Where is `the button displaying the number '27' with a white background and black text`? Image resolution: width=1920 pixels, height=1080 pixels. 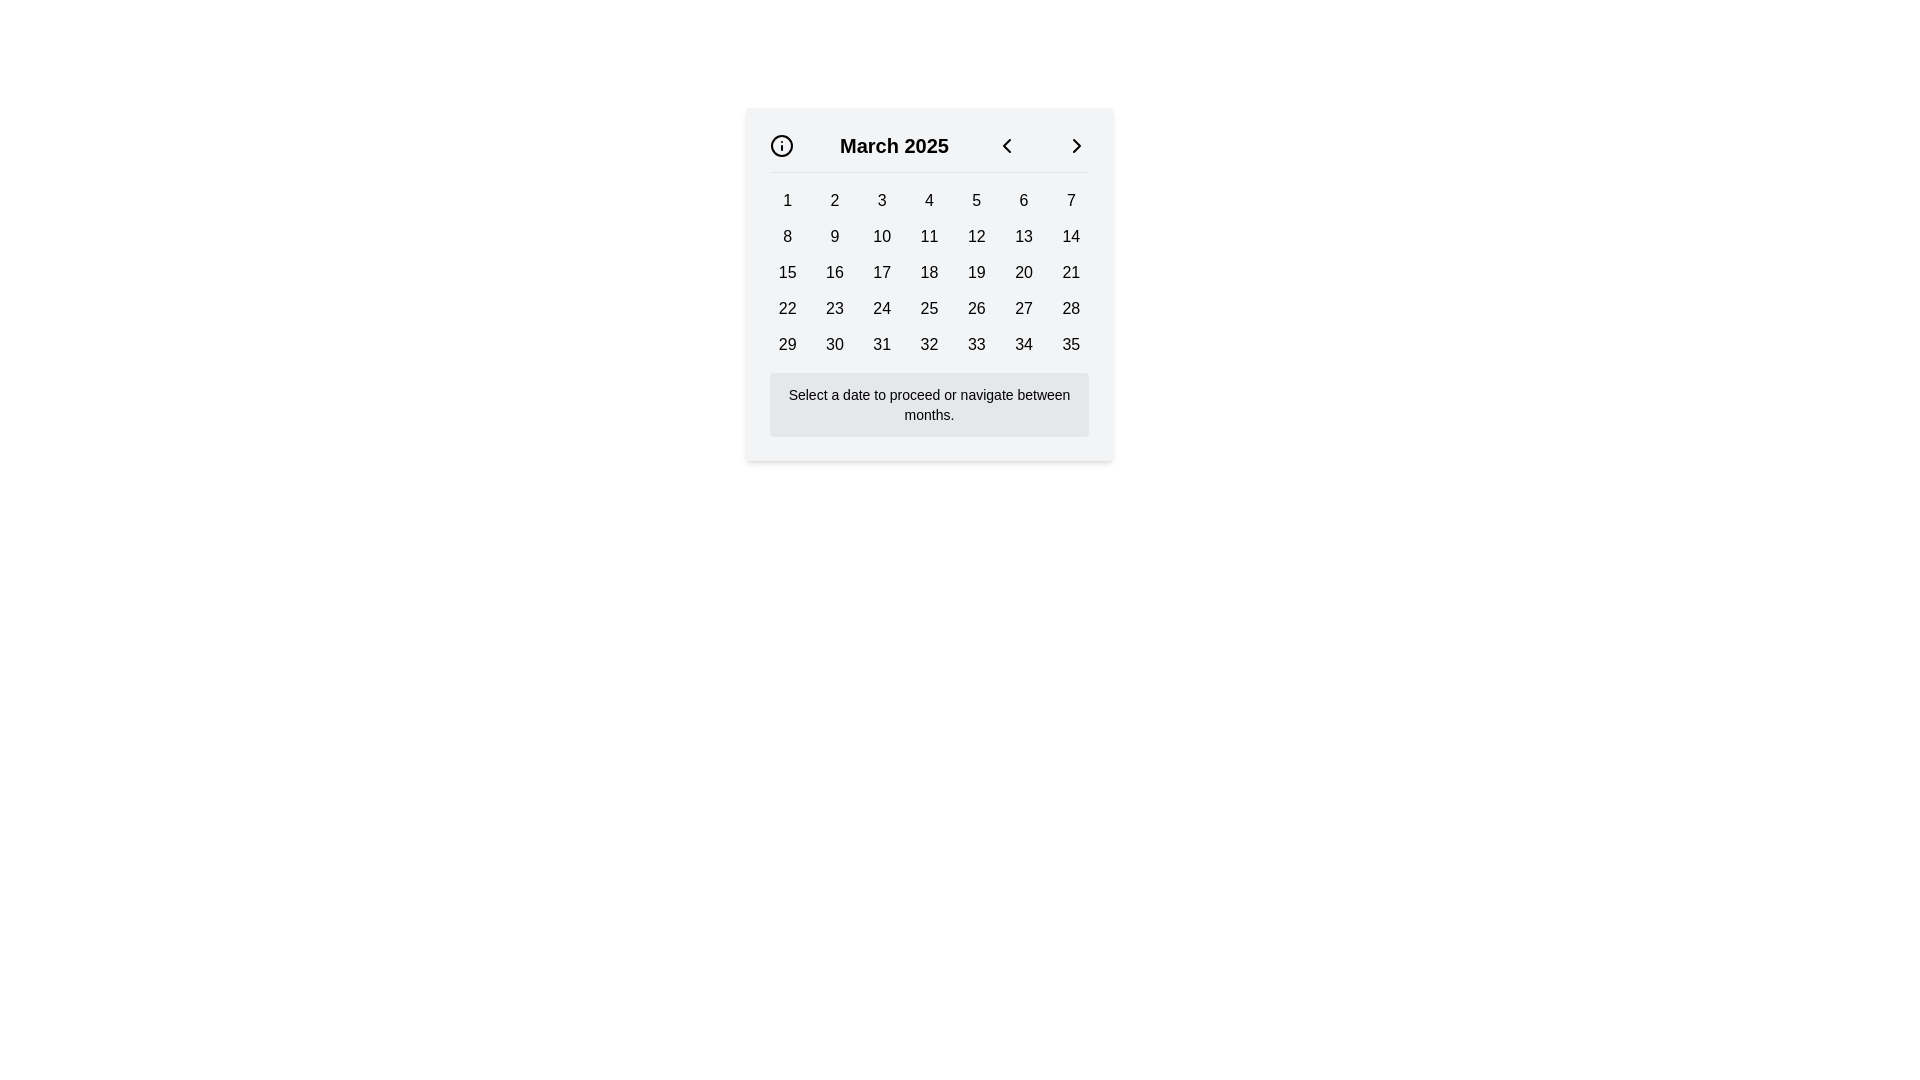
the button displaying the number '27' with a white background and black text is located at coordinates (1024, 308).